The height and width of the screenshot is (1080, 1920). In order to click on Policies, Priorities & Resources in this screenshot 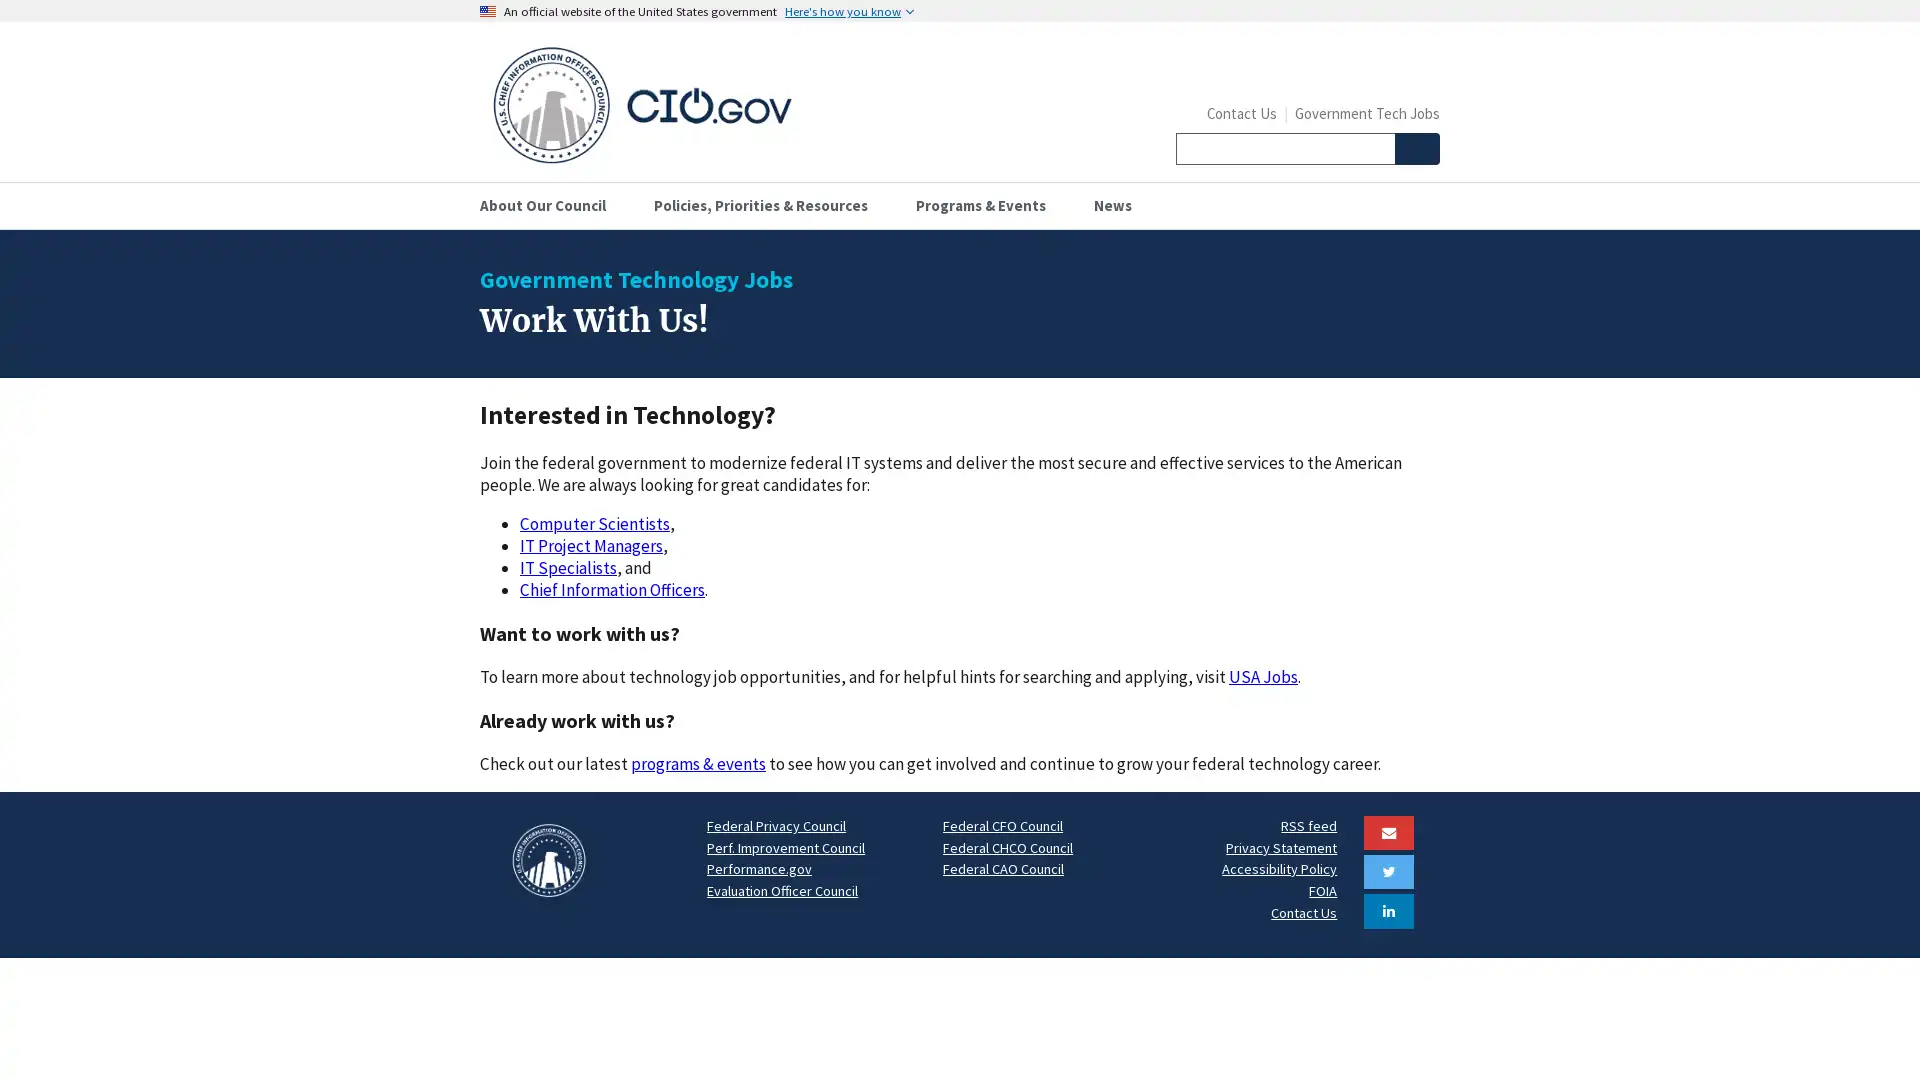, I will do `click(767, 205)`.